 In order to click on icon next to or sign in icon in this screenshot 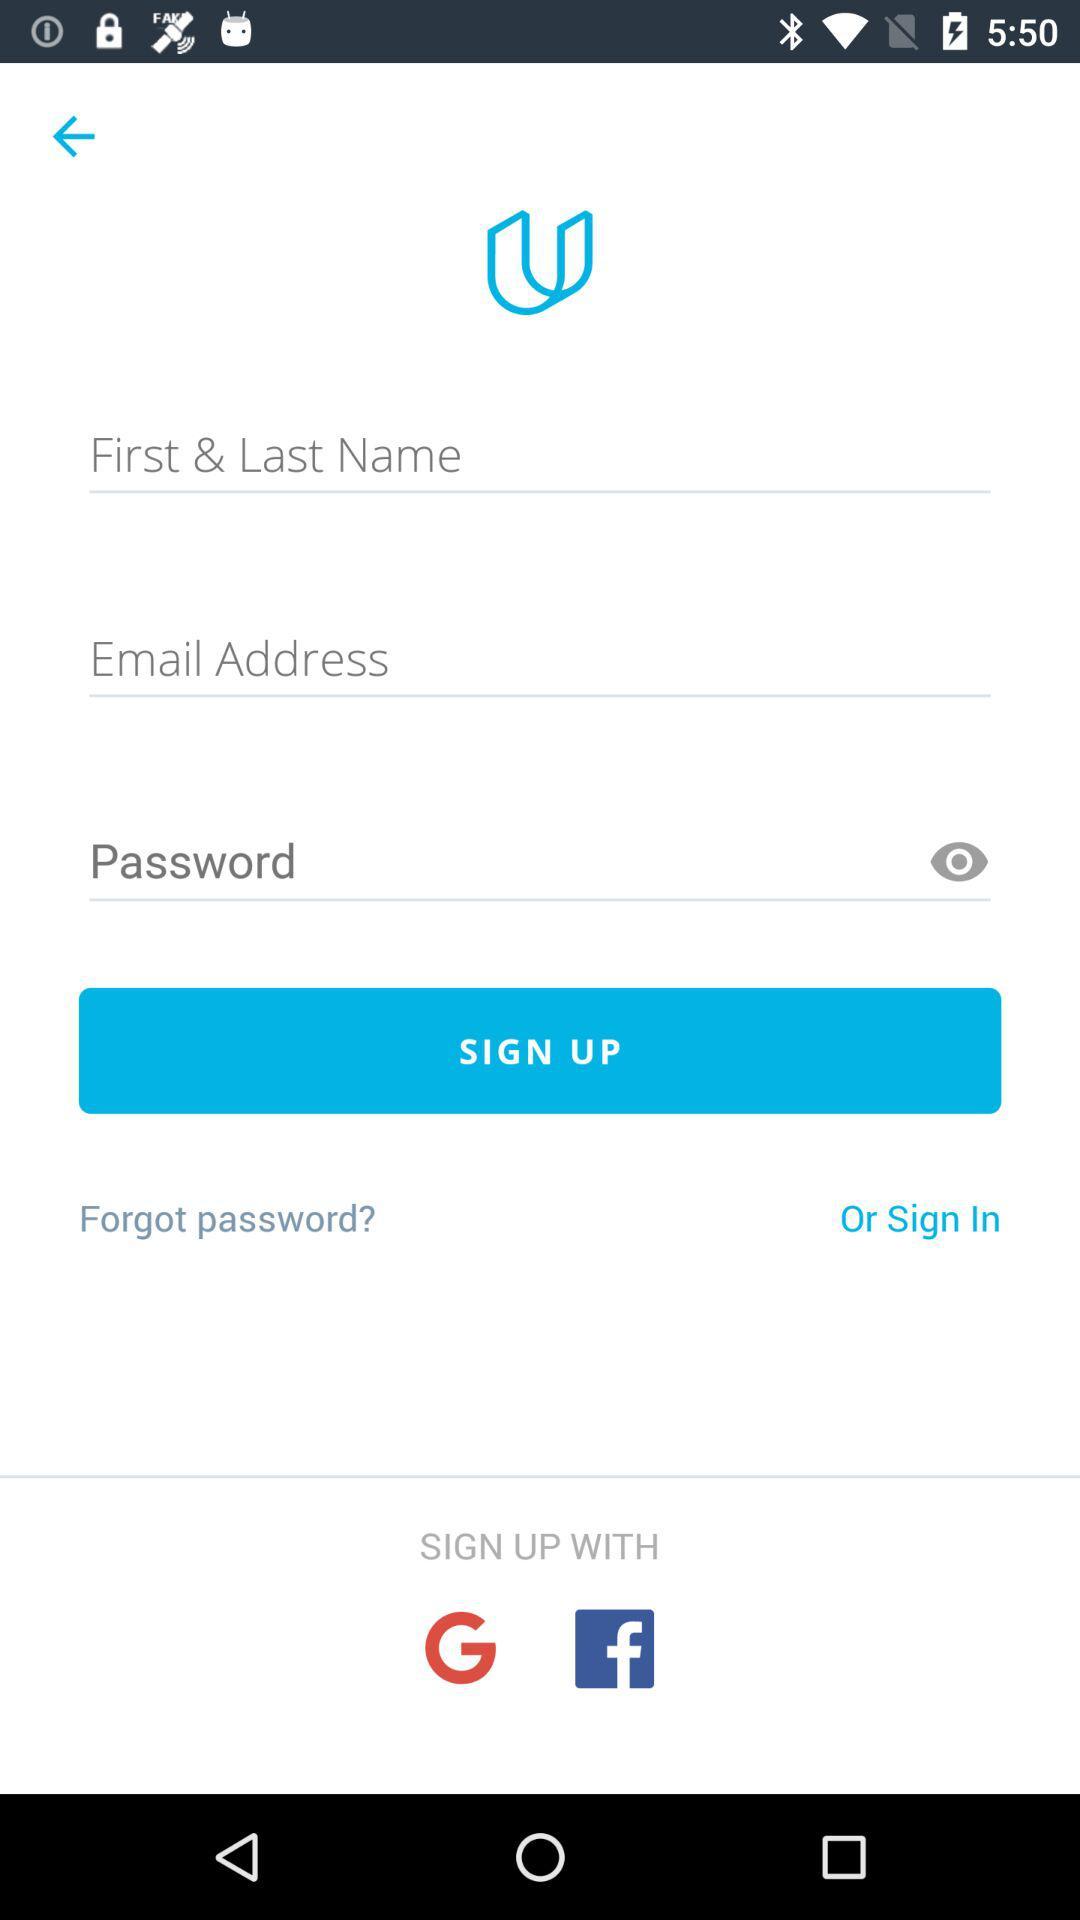, I will do `click(226, 1216)`.